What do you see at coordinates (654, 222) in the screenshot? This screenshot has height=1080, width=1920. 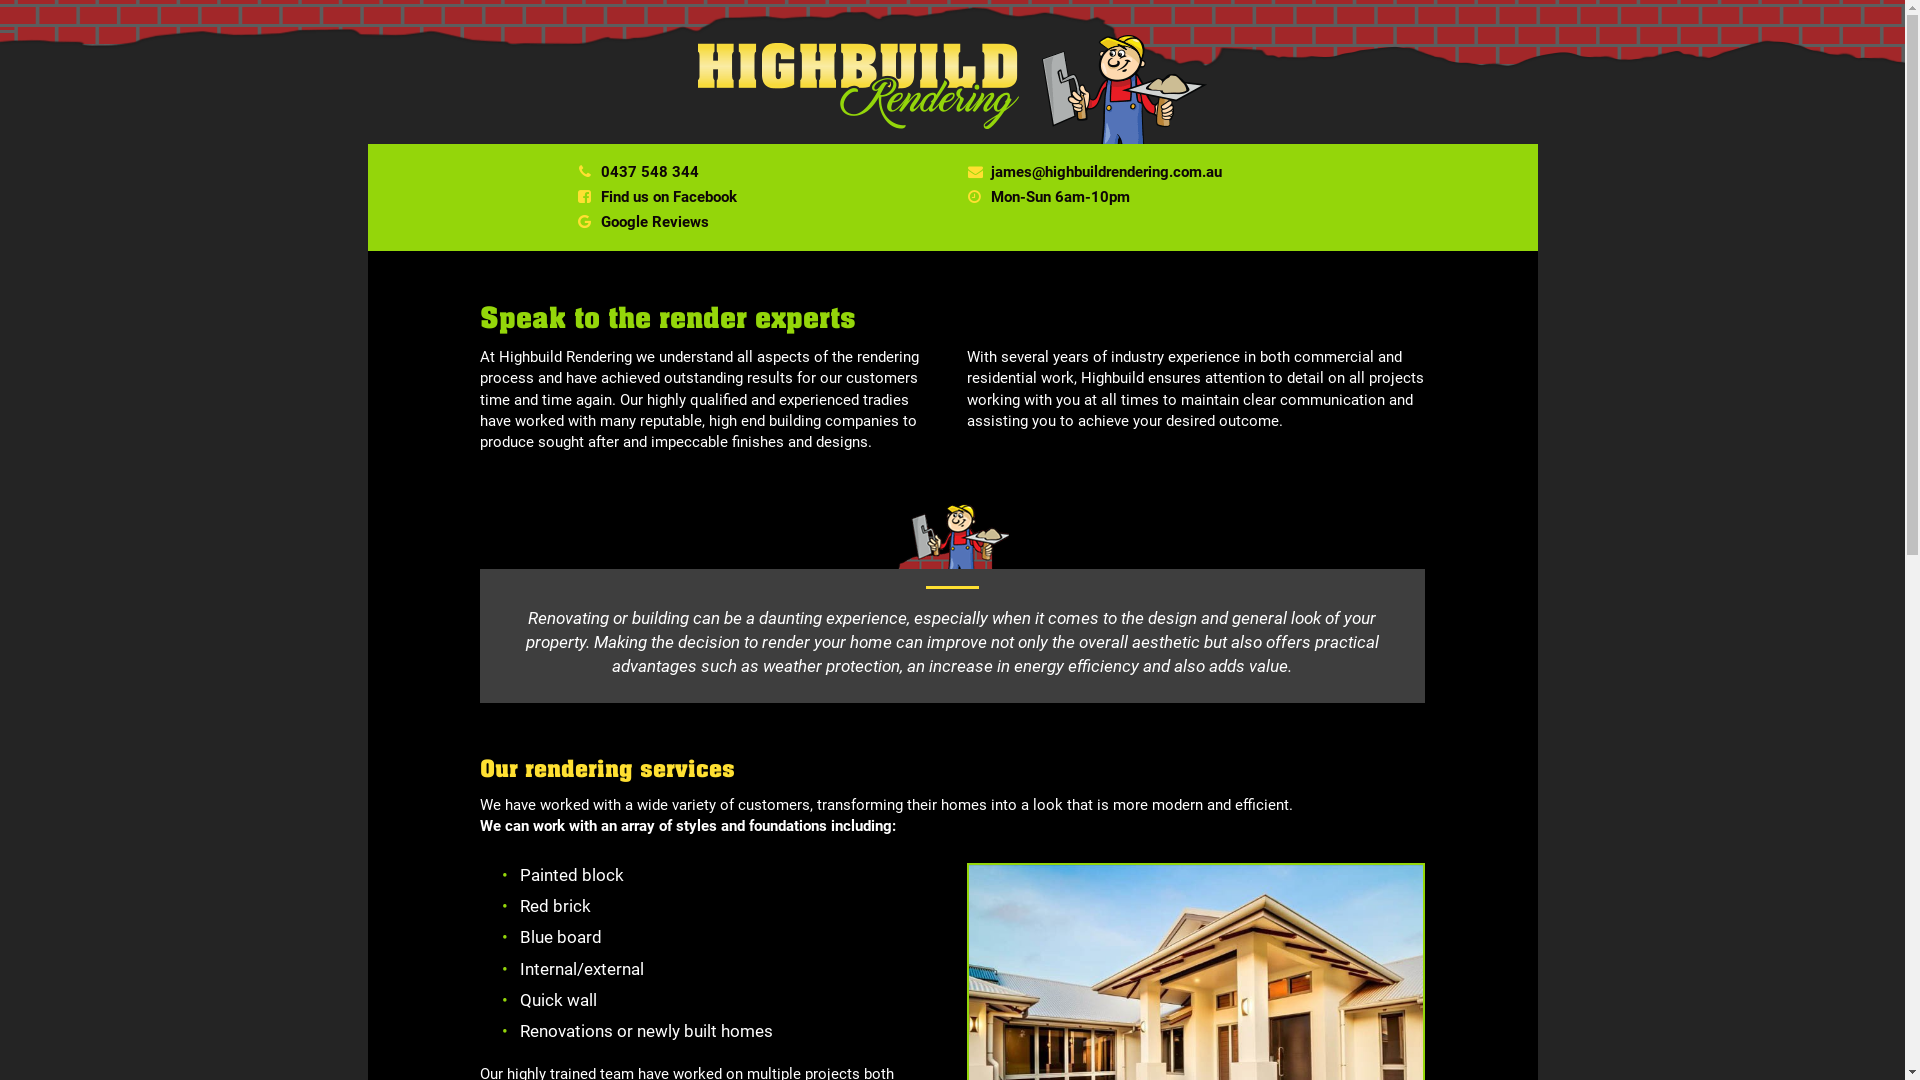 I see `'Google Reviews'` at bounding box center [654, 222].